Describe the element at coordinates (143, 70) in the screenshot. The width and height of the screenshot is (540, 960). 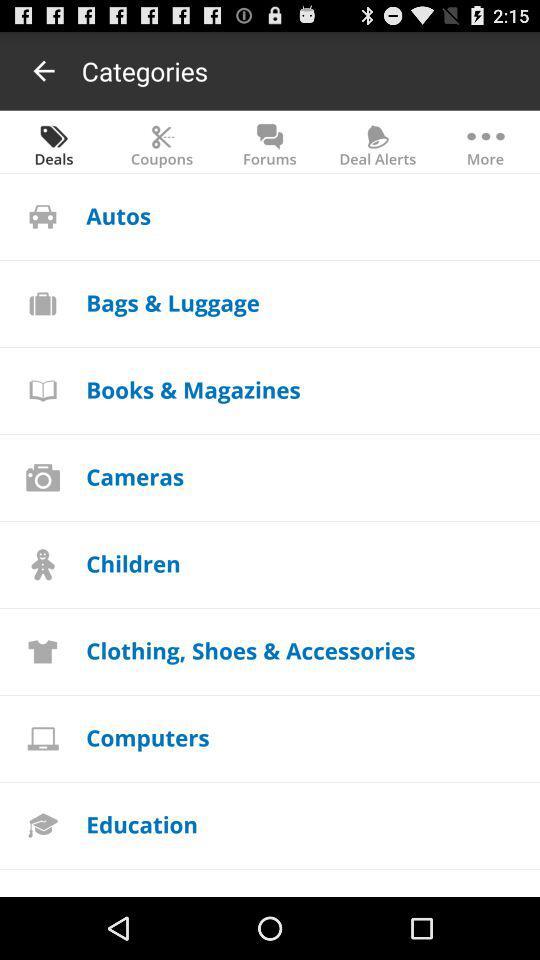
I see `the item above the coupons` at that location.